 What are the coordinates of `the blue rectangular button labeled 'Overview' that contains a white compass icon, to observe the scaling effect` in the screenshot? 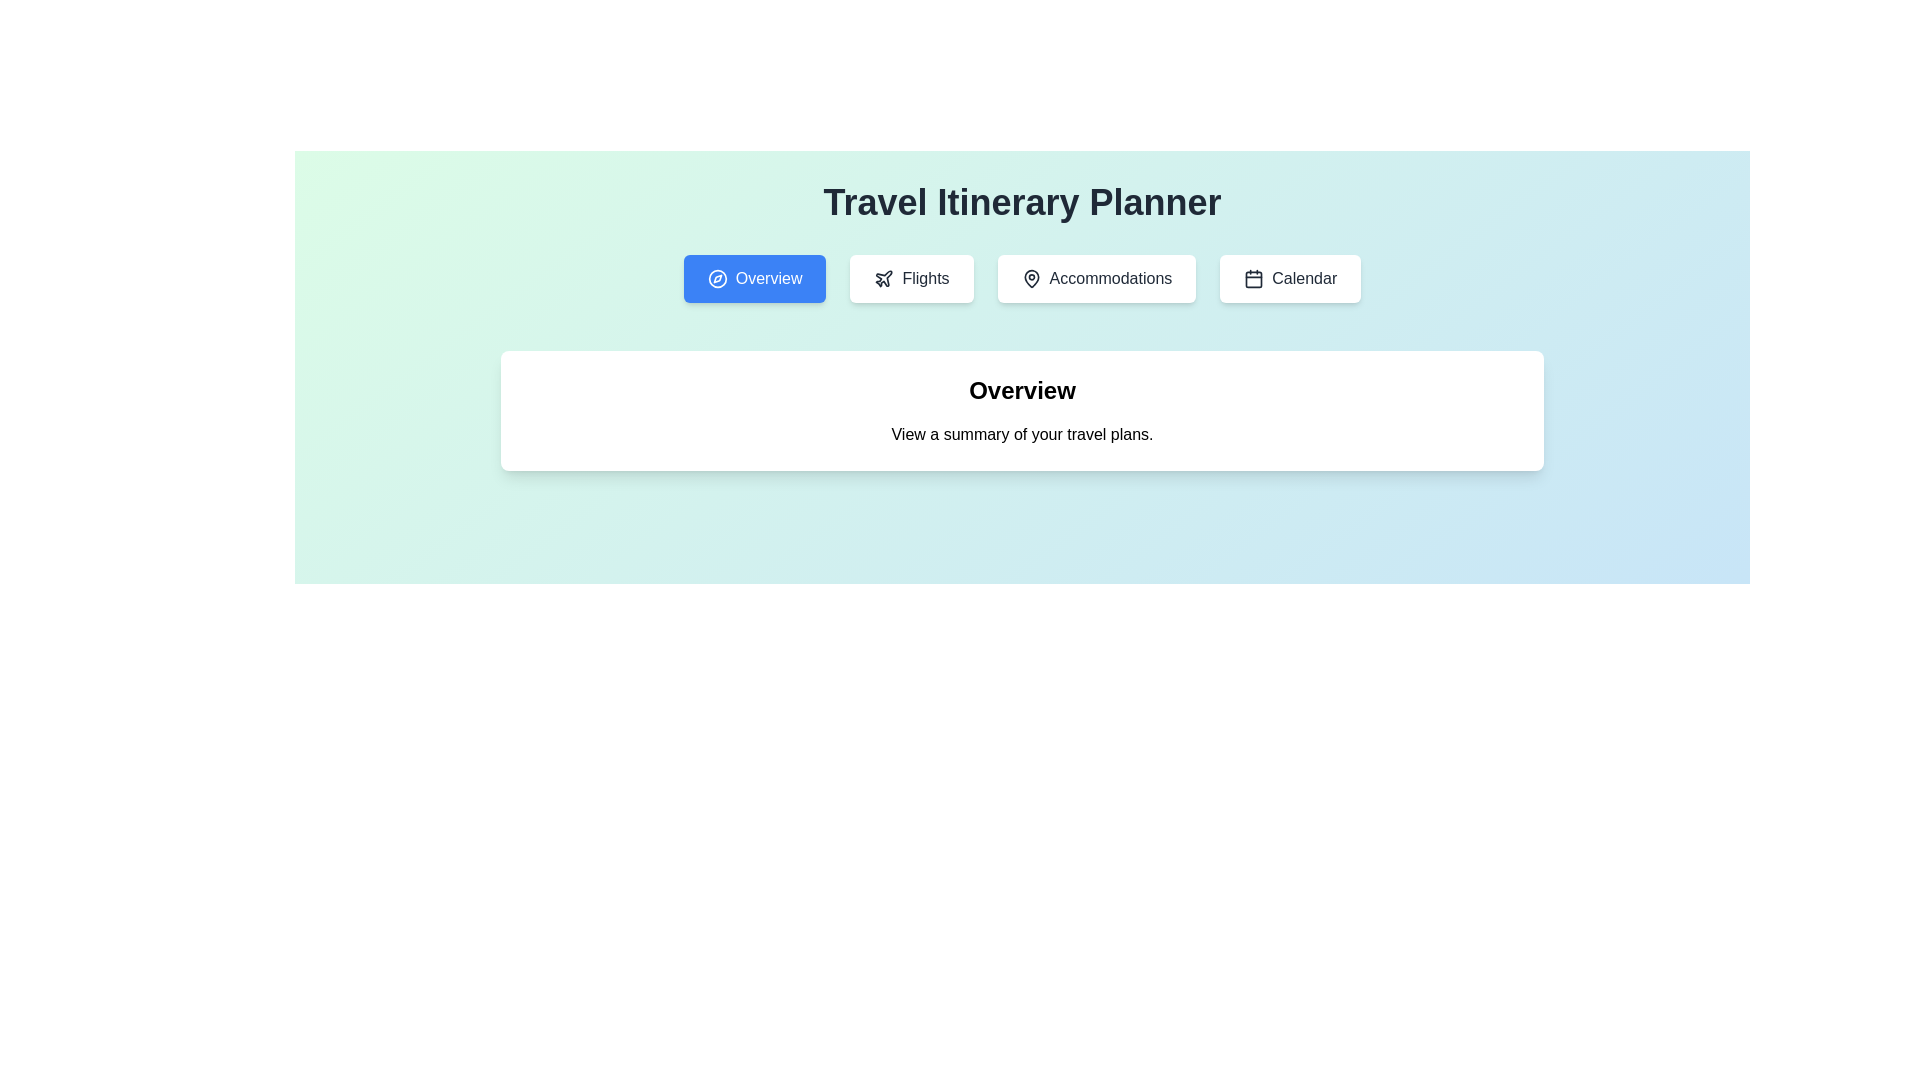 It's located at (754, 278).